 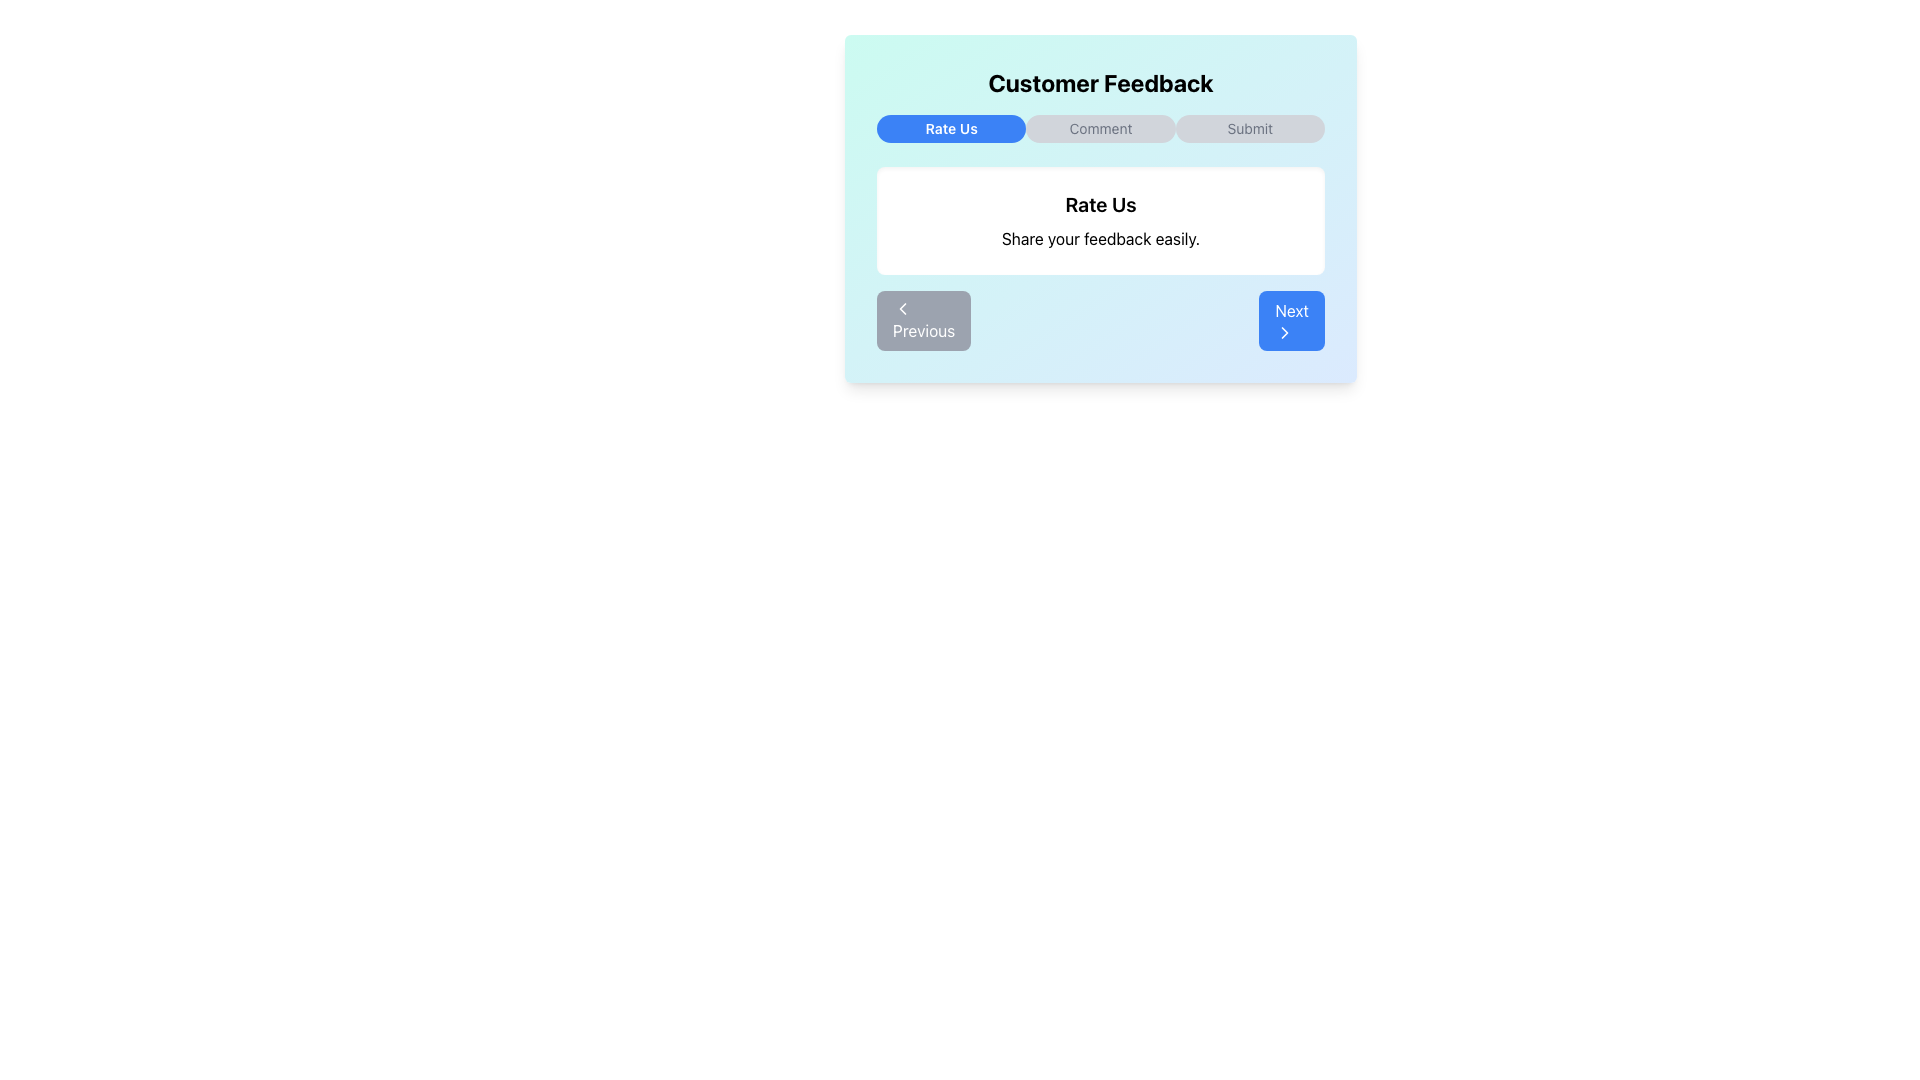 What do you see at coordinates (1248, 128) in the screenshot?
I see `the third button in the horizontal row of buttons below the 'Customer Feedback' heading to finalize an action` at bounding box center [1248, 128].